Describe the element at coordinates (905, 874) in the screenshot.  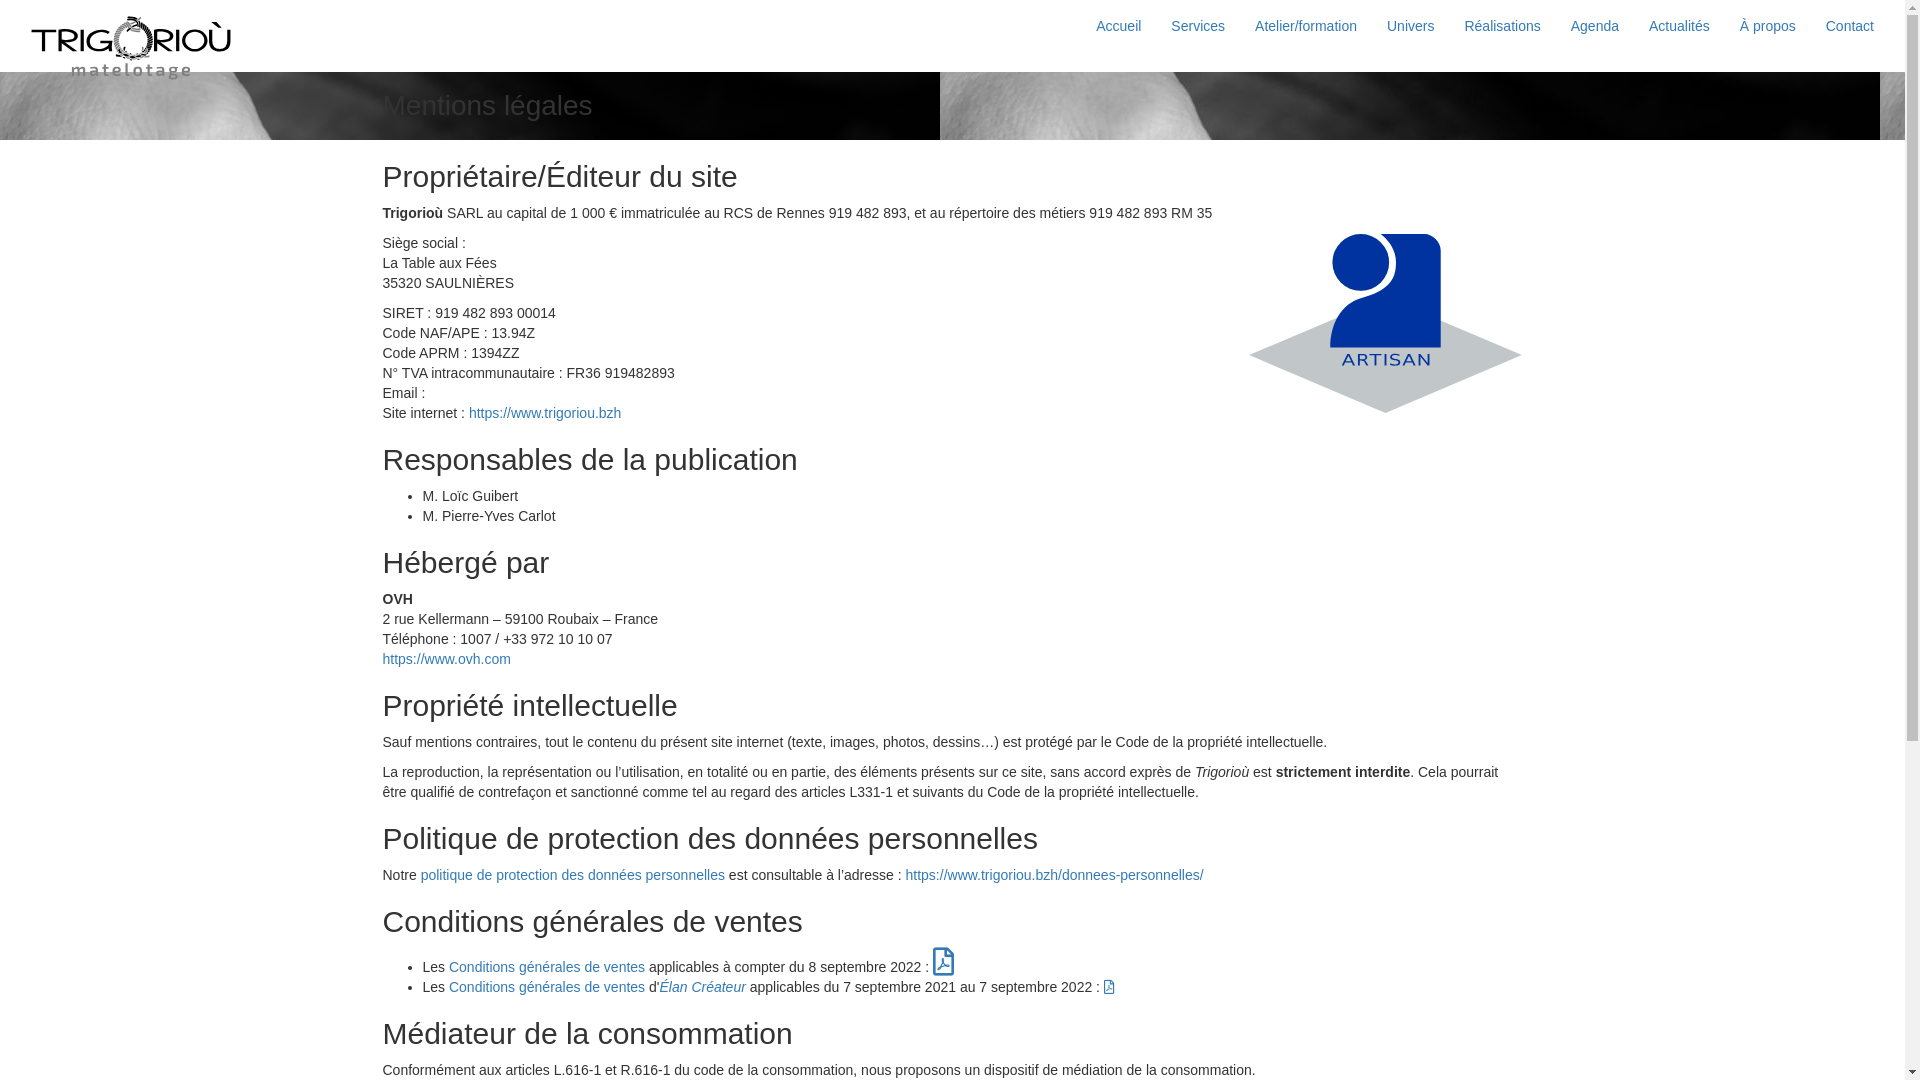
I see `'https://www.trigoriou.bzh/donnees-personnelles/'` at that location.